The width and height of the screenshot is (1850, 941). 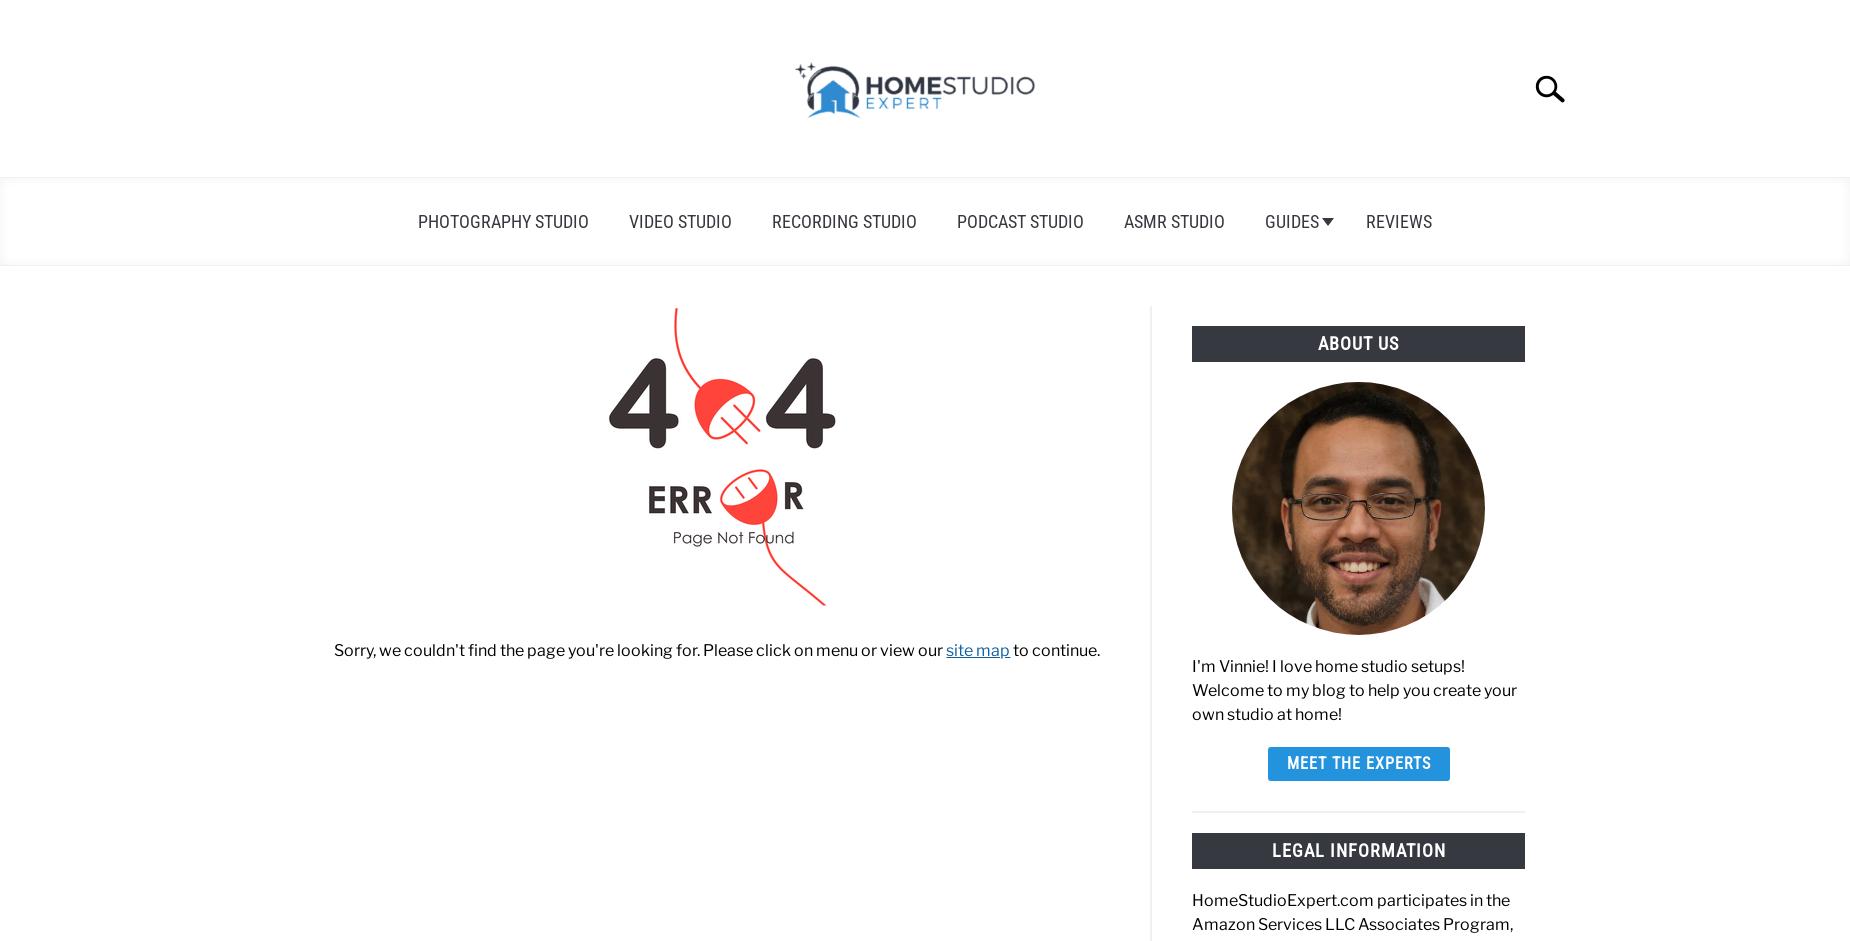 I want to click on 'Meet the Experts', so click(x=1357, y=761).